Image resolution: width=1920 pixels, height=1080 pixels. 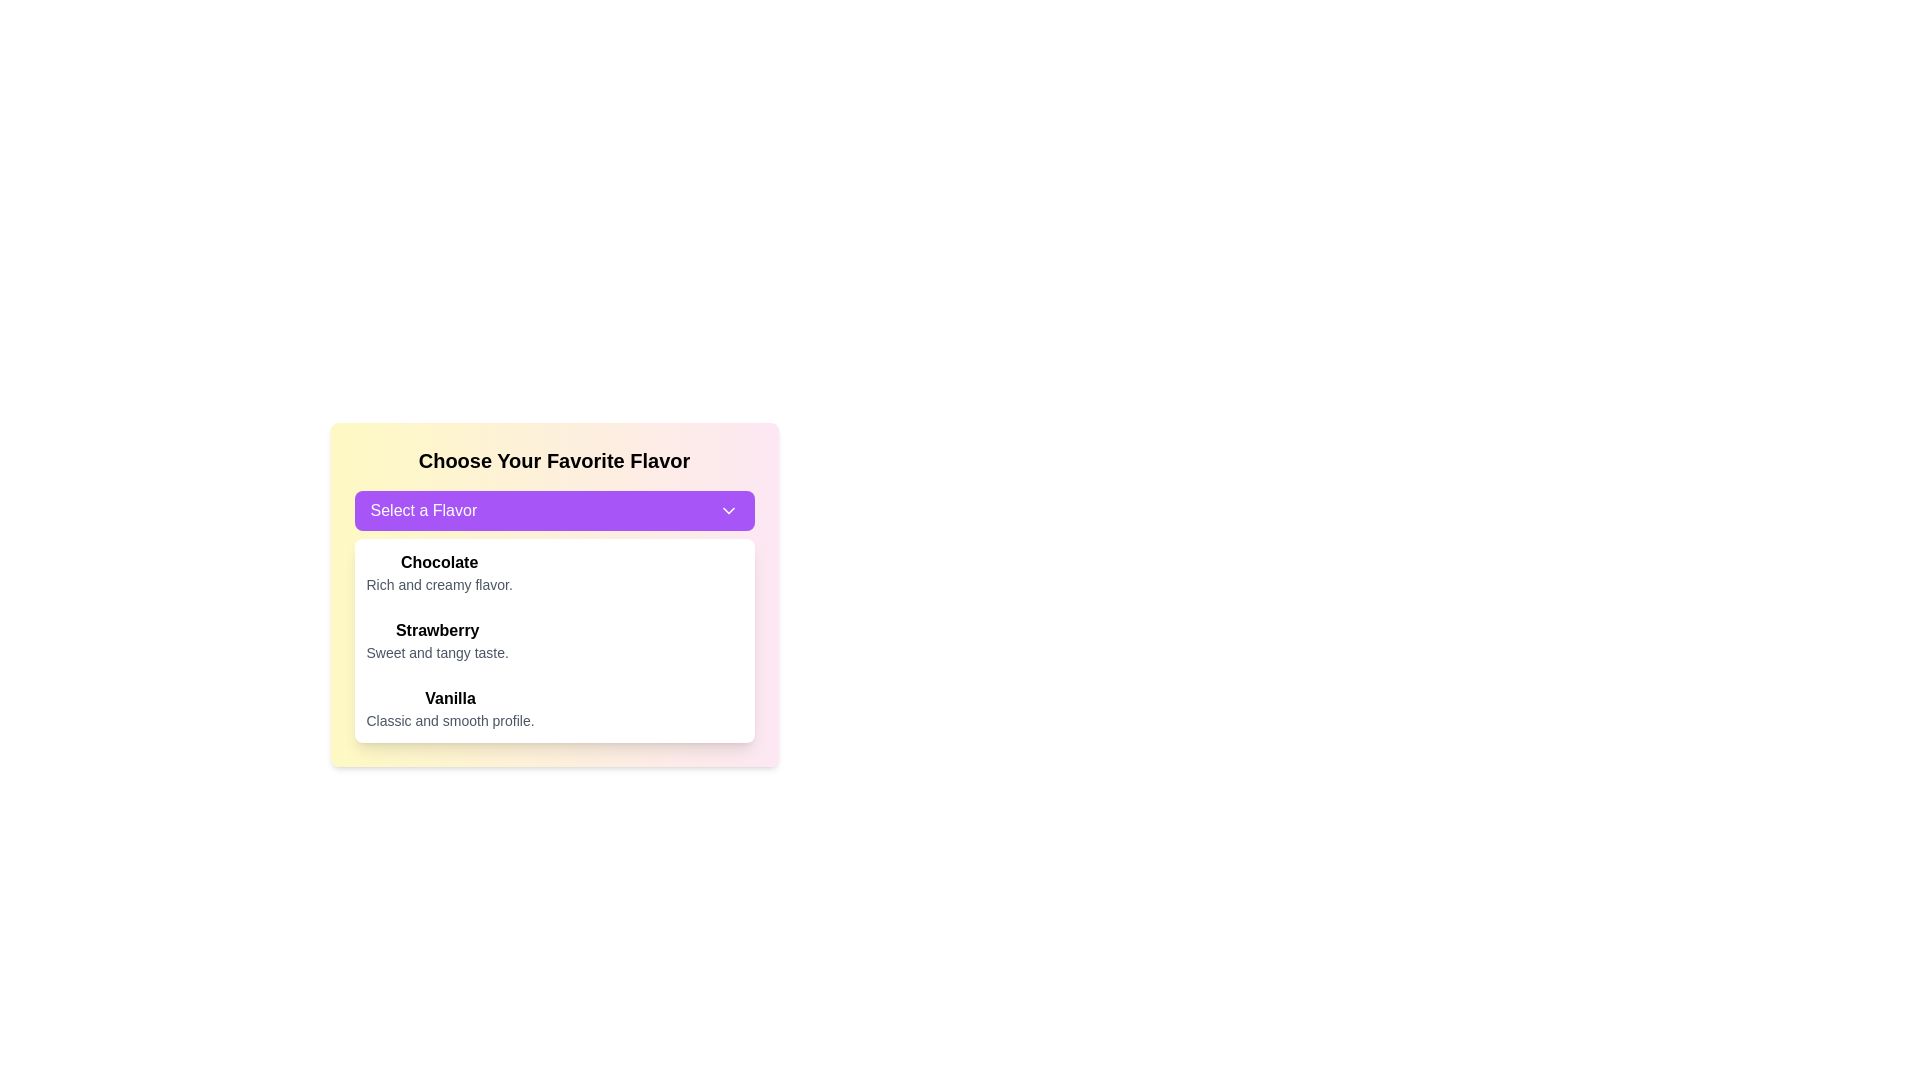 I want to click on descriptive label for the 'Strawberry' flavor, which is the second item in the vertical list of flavor choices, positioned between 'Chocolate' and 'Vanilla', so click(x=436, y=640).